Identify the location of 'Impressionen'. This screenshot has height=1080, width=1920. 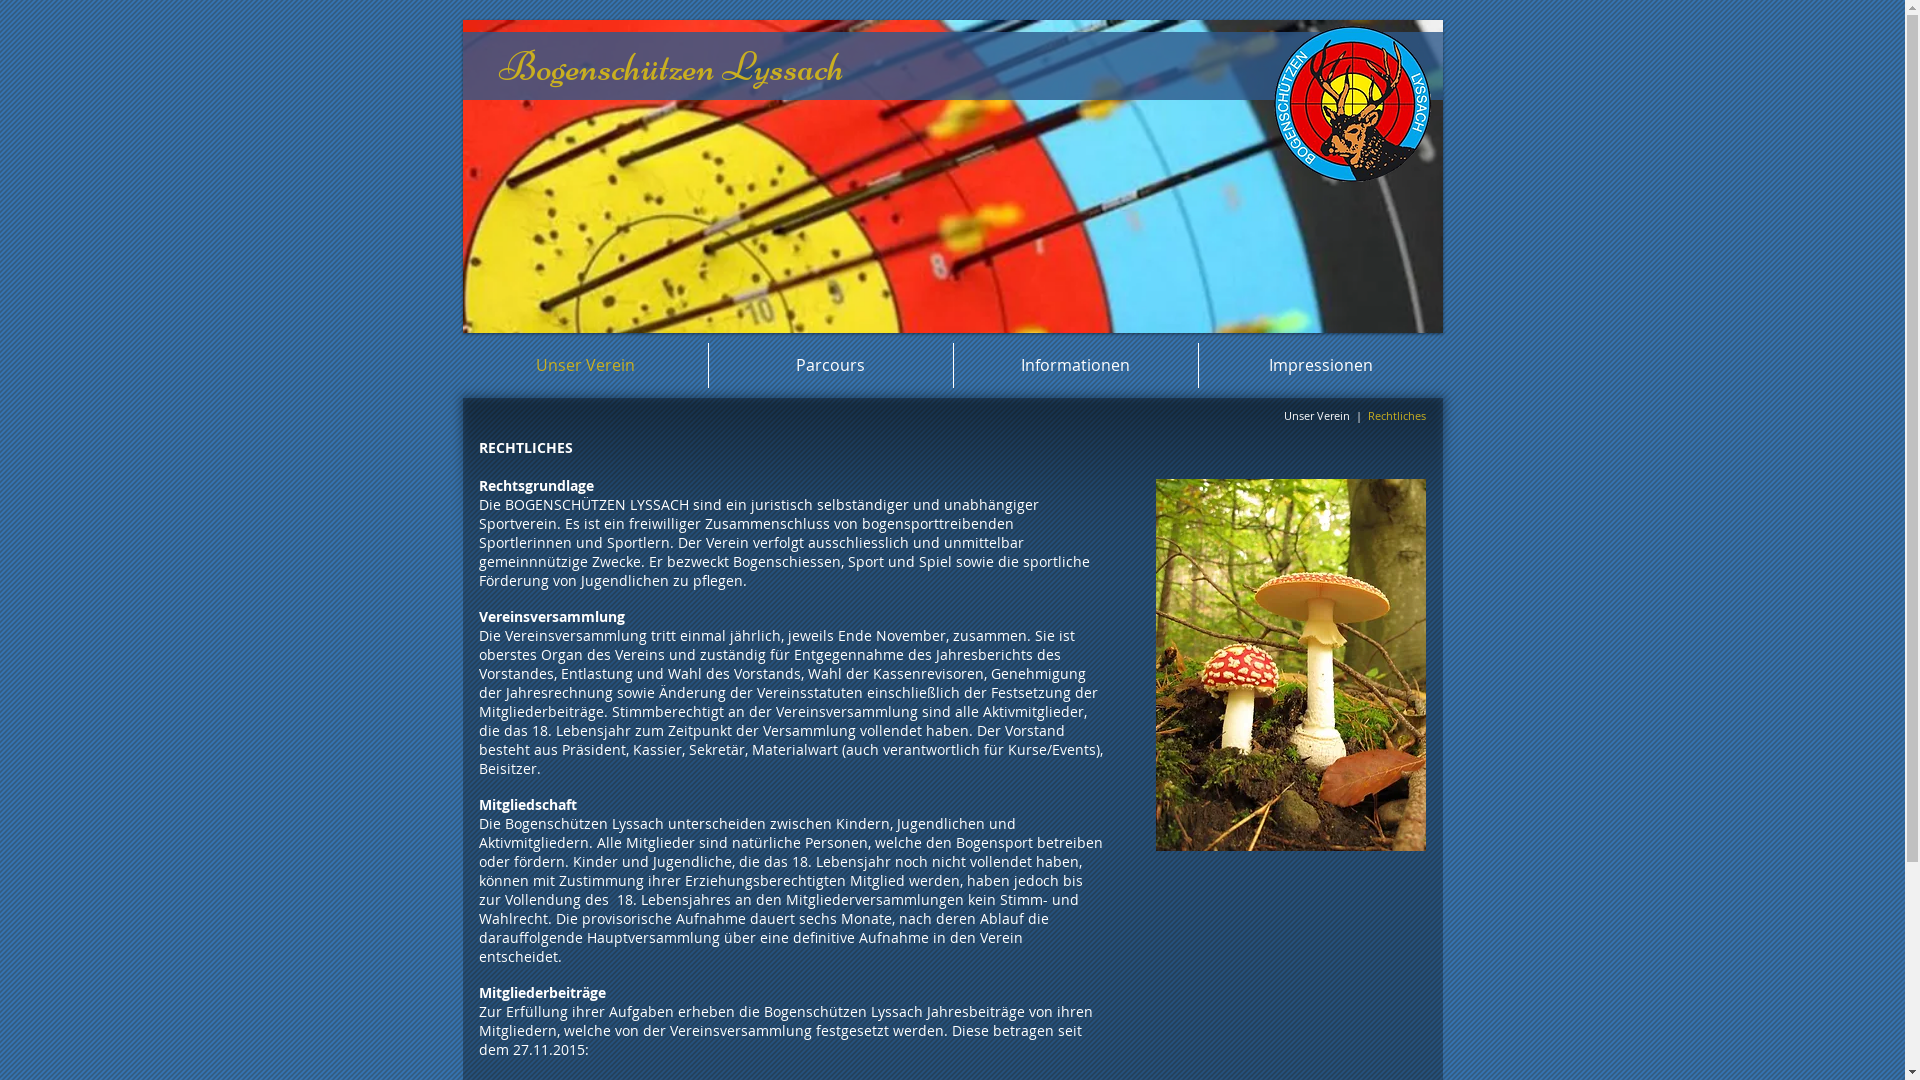
(1320, 365).